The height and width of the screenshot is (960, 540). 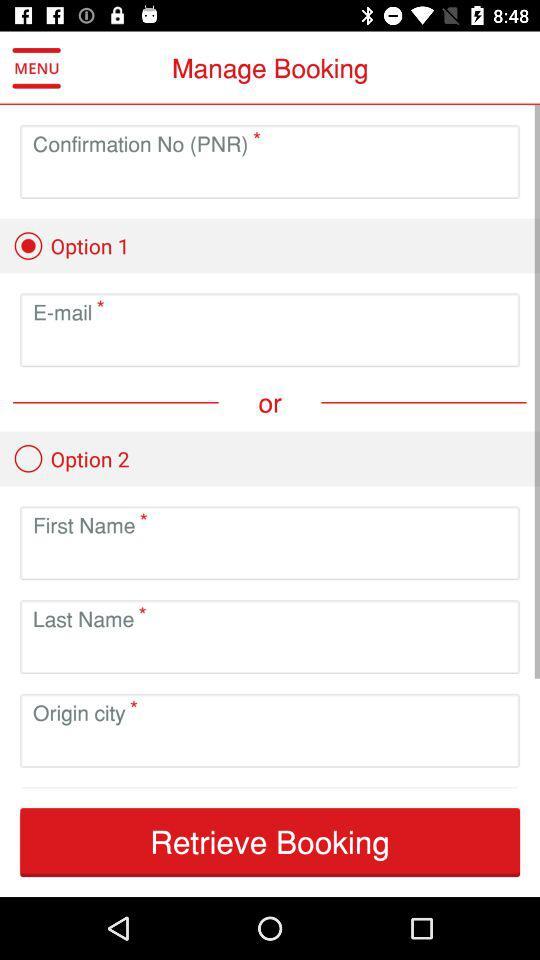 I want to click on type city of origin, so click(x=270, y=745).